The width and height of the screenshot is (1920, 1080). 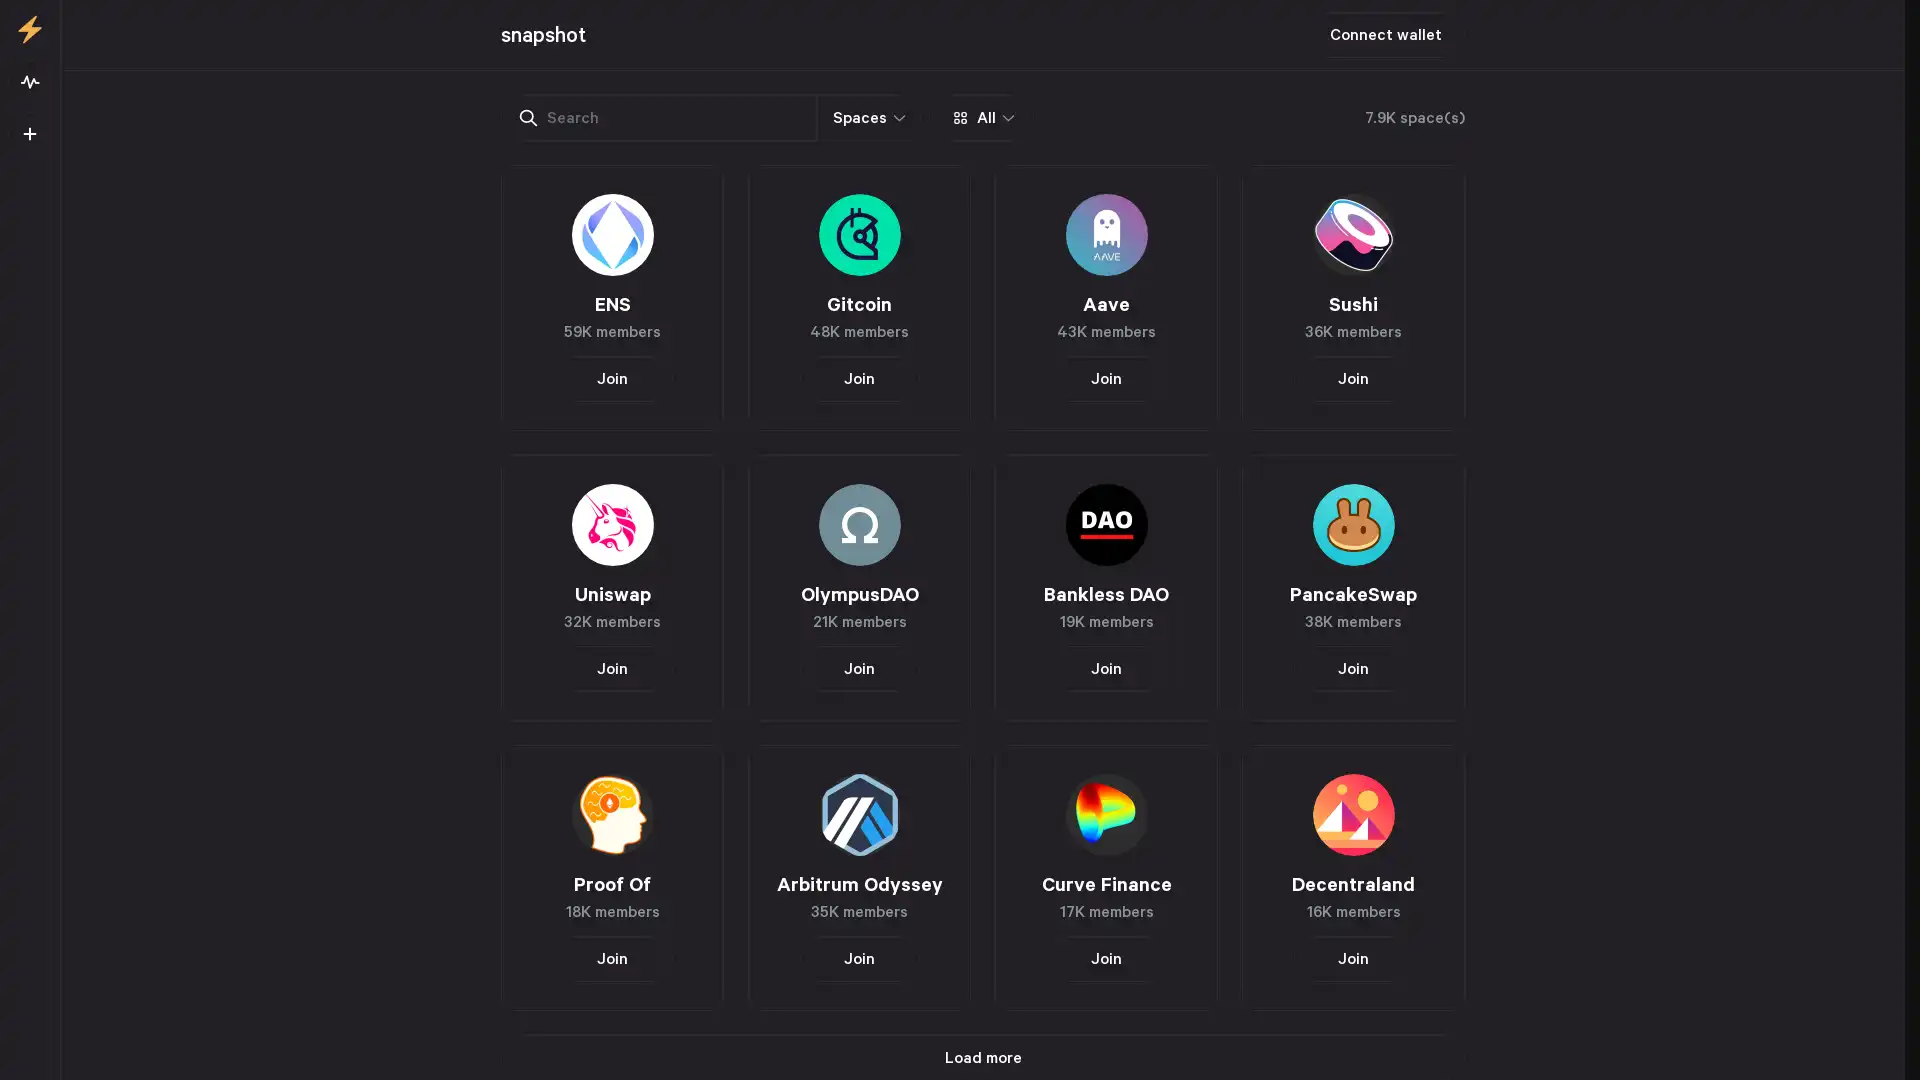 I want to click on Join, so click(x=610, y=668).